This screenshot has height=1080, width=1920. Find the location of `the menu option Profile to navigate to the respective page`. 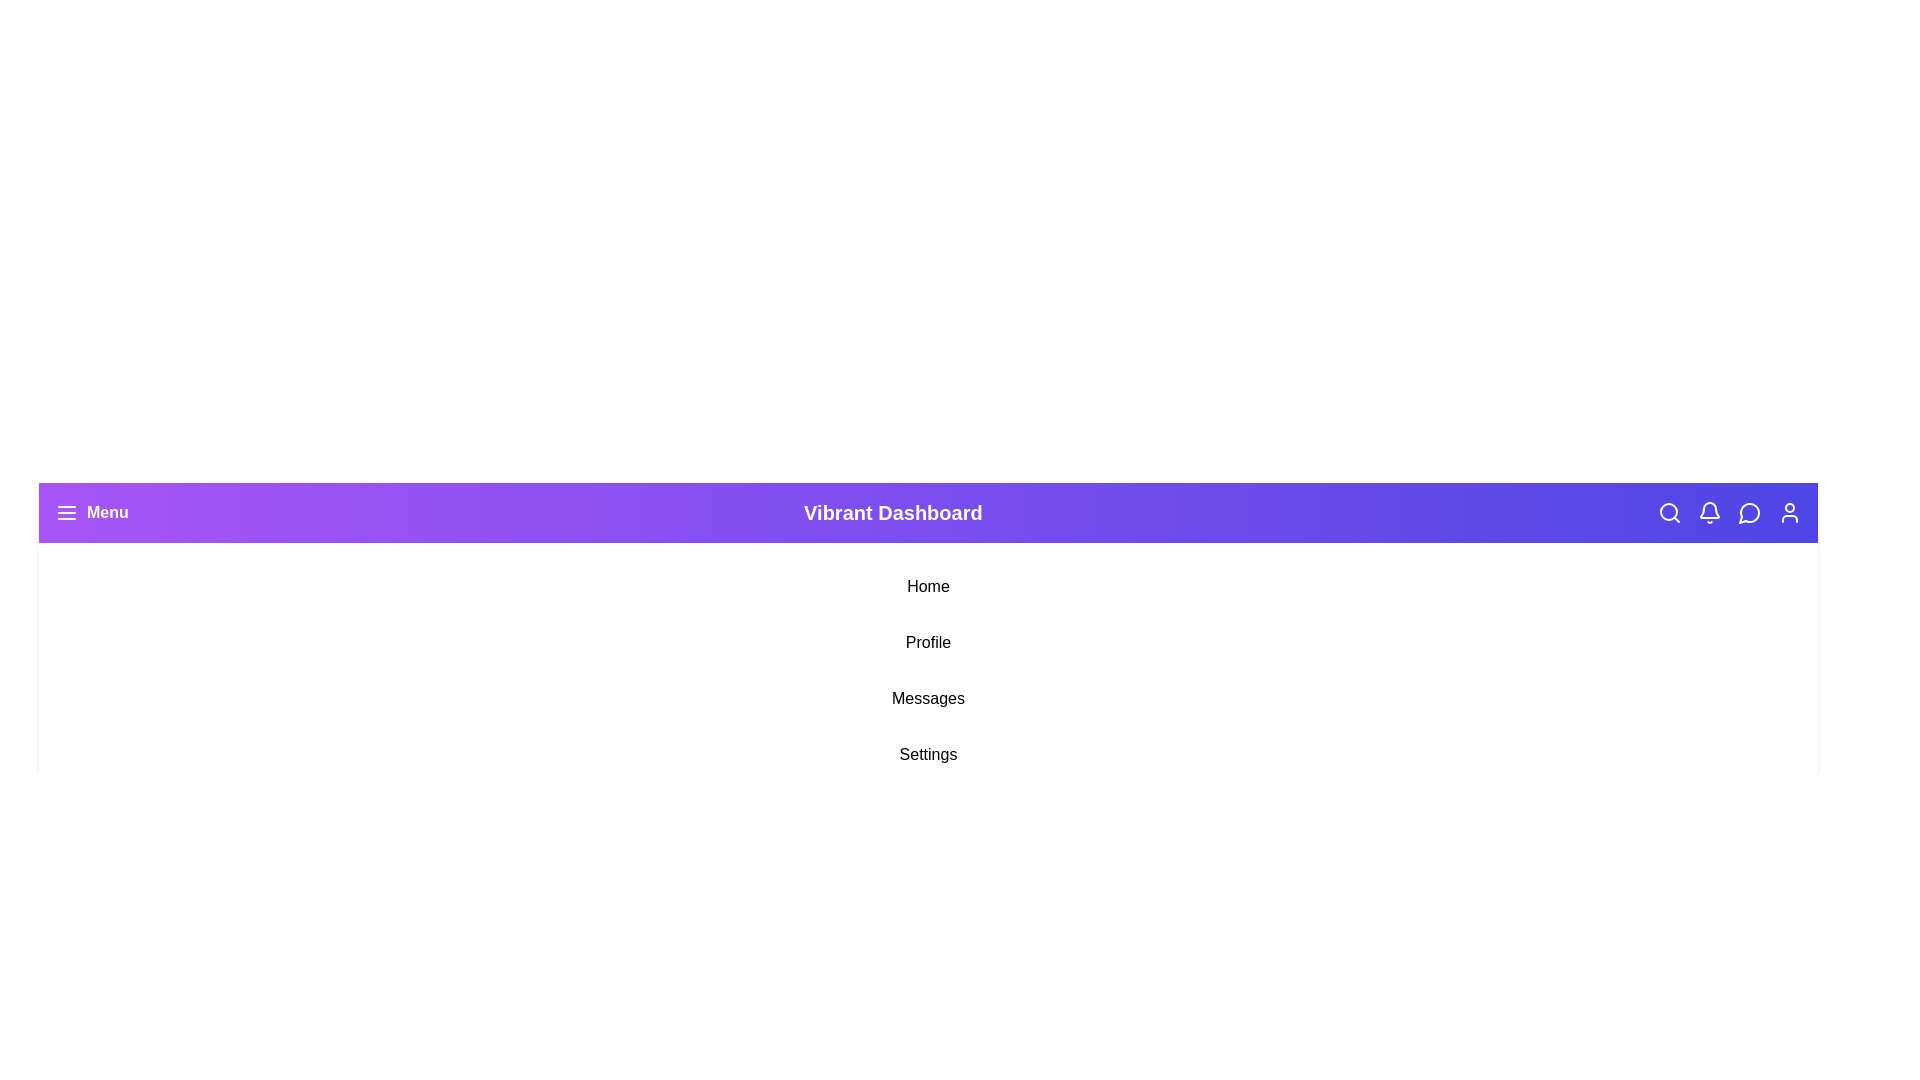

the menu option Profile to navigate to the respective page is located at coordinates (927, 643).